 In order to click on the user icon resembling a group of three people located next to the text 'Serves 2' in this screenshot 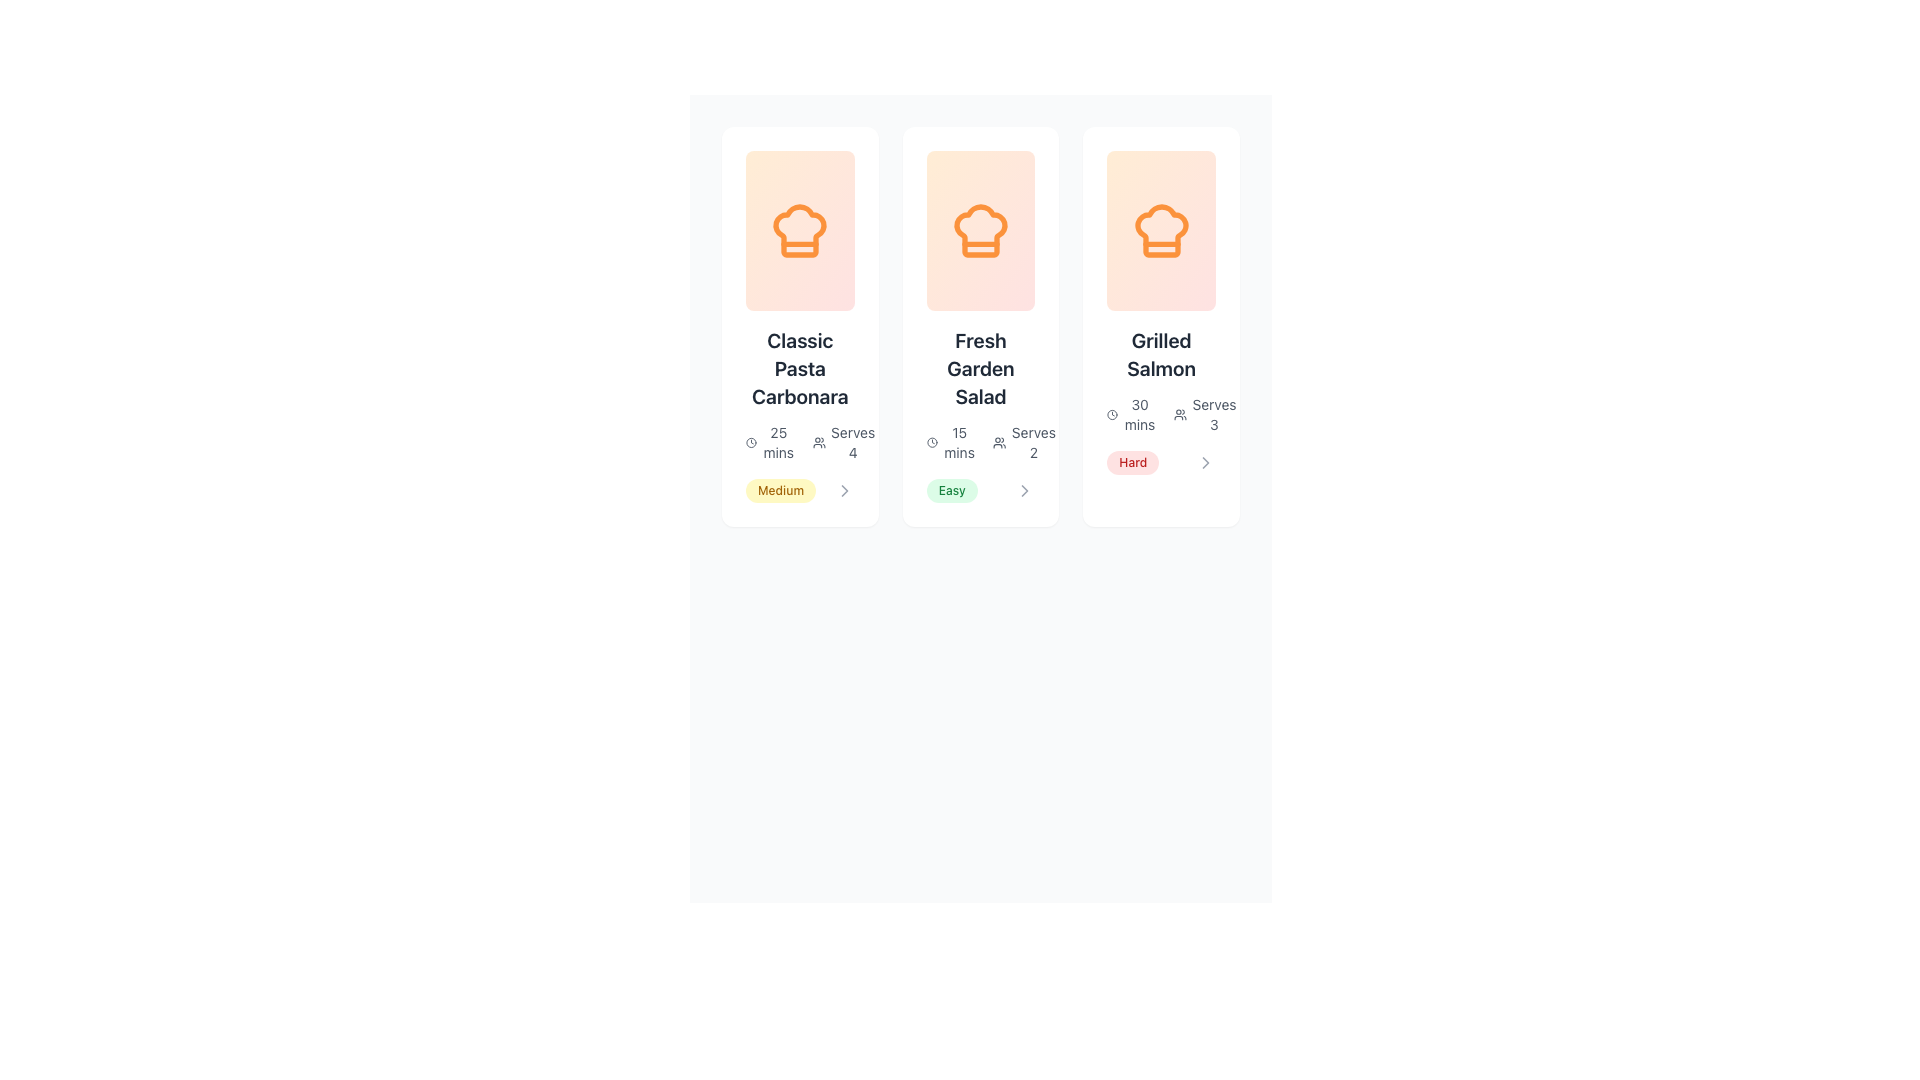, I will do `click(999, 442)`.